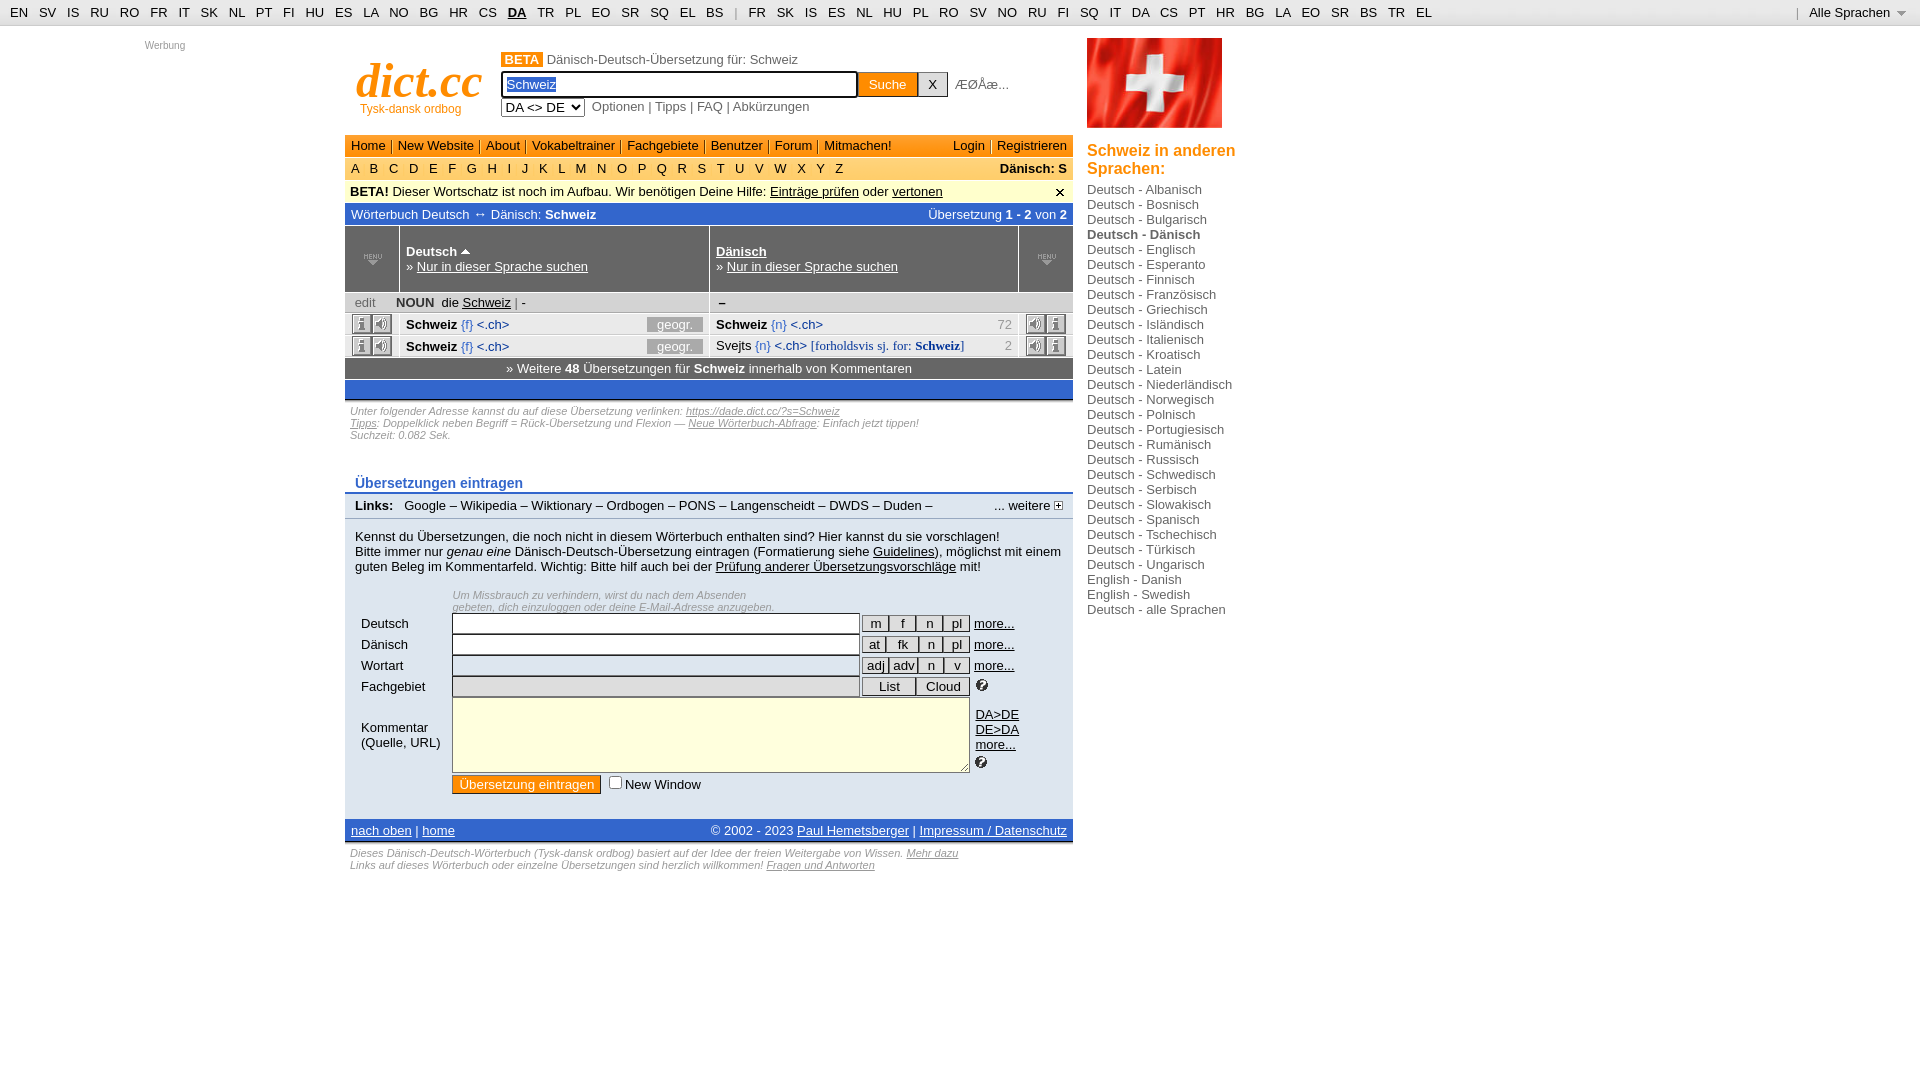 The image size is (1920, 1080). I want to click on 'Mehr dazu', so click(905, 852).